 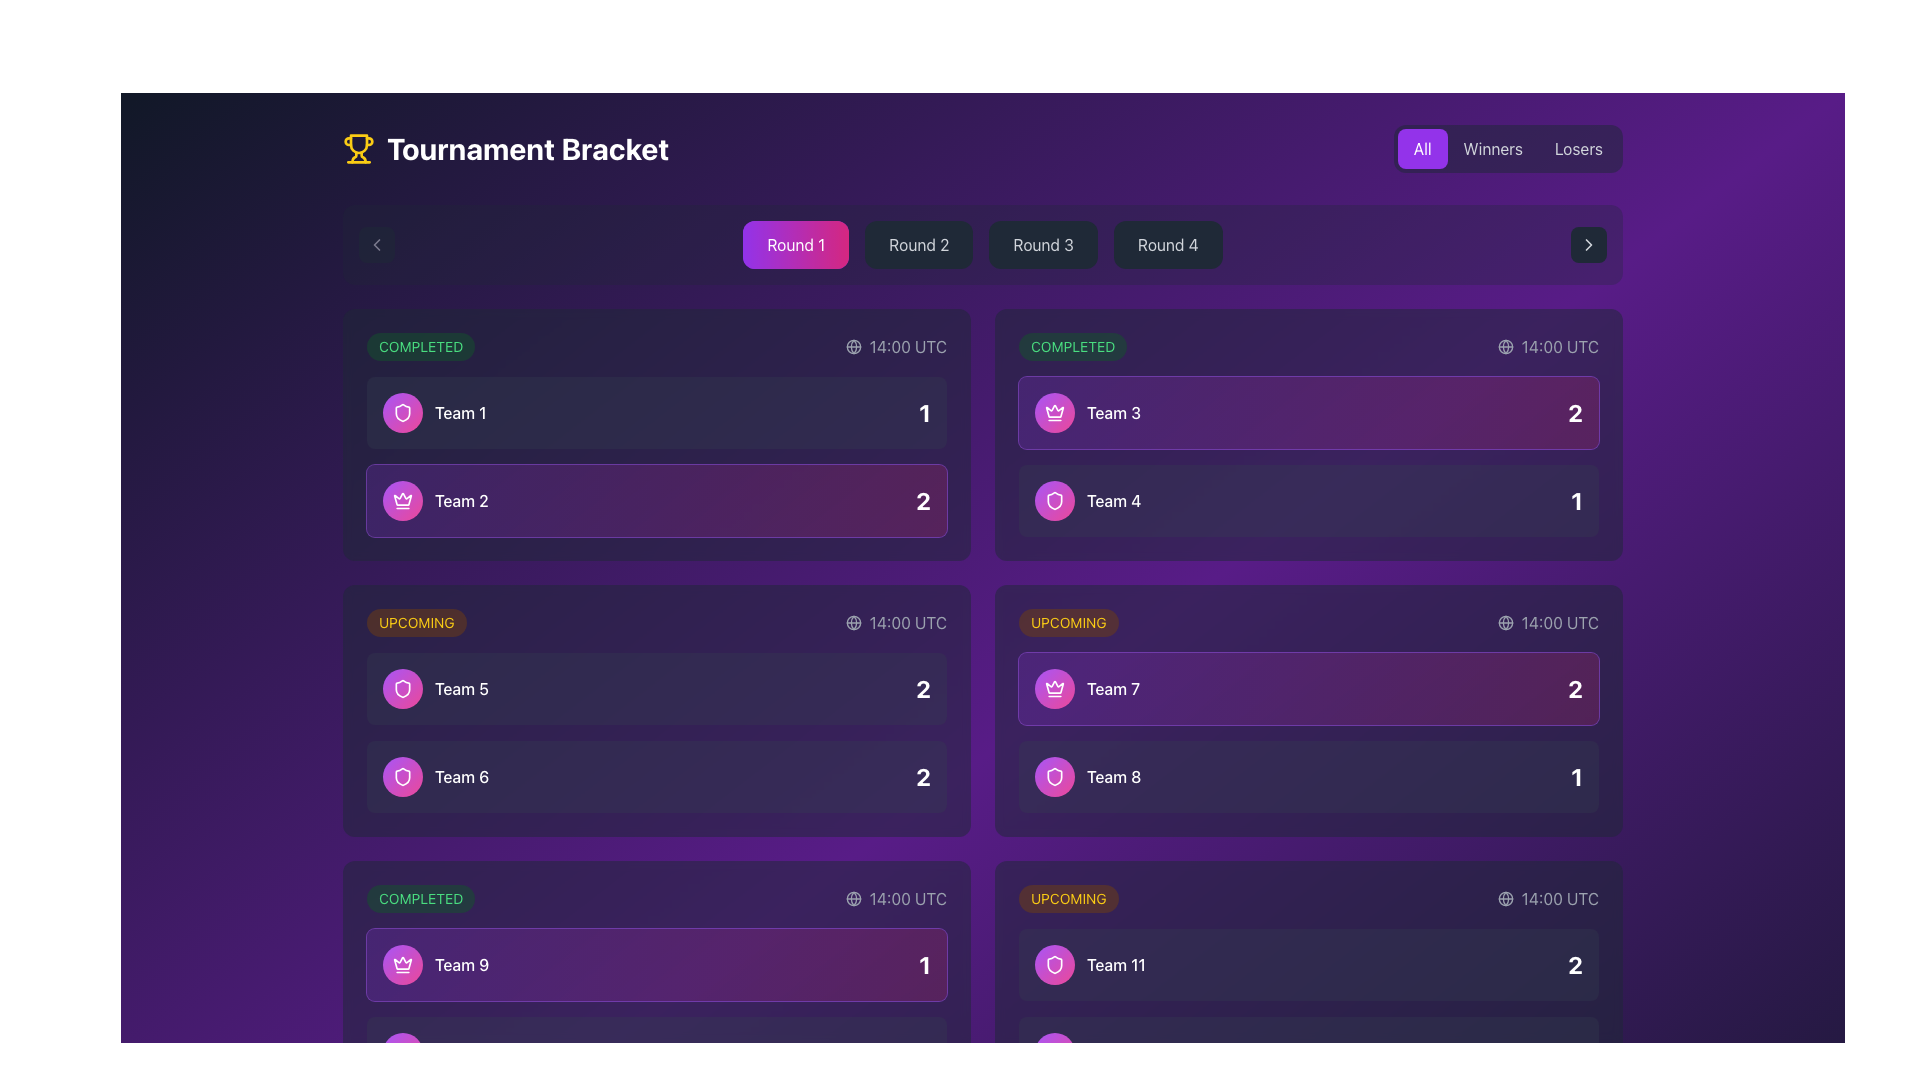 What do you see at coordinates (853, 346) in the screenshot?
I see `the gray circle within the SVG globe icon located in the top-left corner of the card element containing '14:00 UTC', next to the scorecard for 'Team 1' and 'Team 2'` at bounding box center [853, 346].